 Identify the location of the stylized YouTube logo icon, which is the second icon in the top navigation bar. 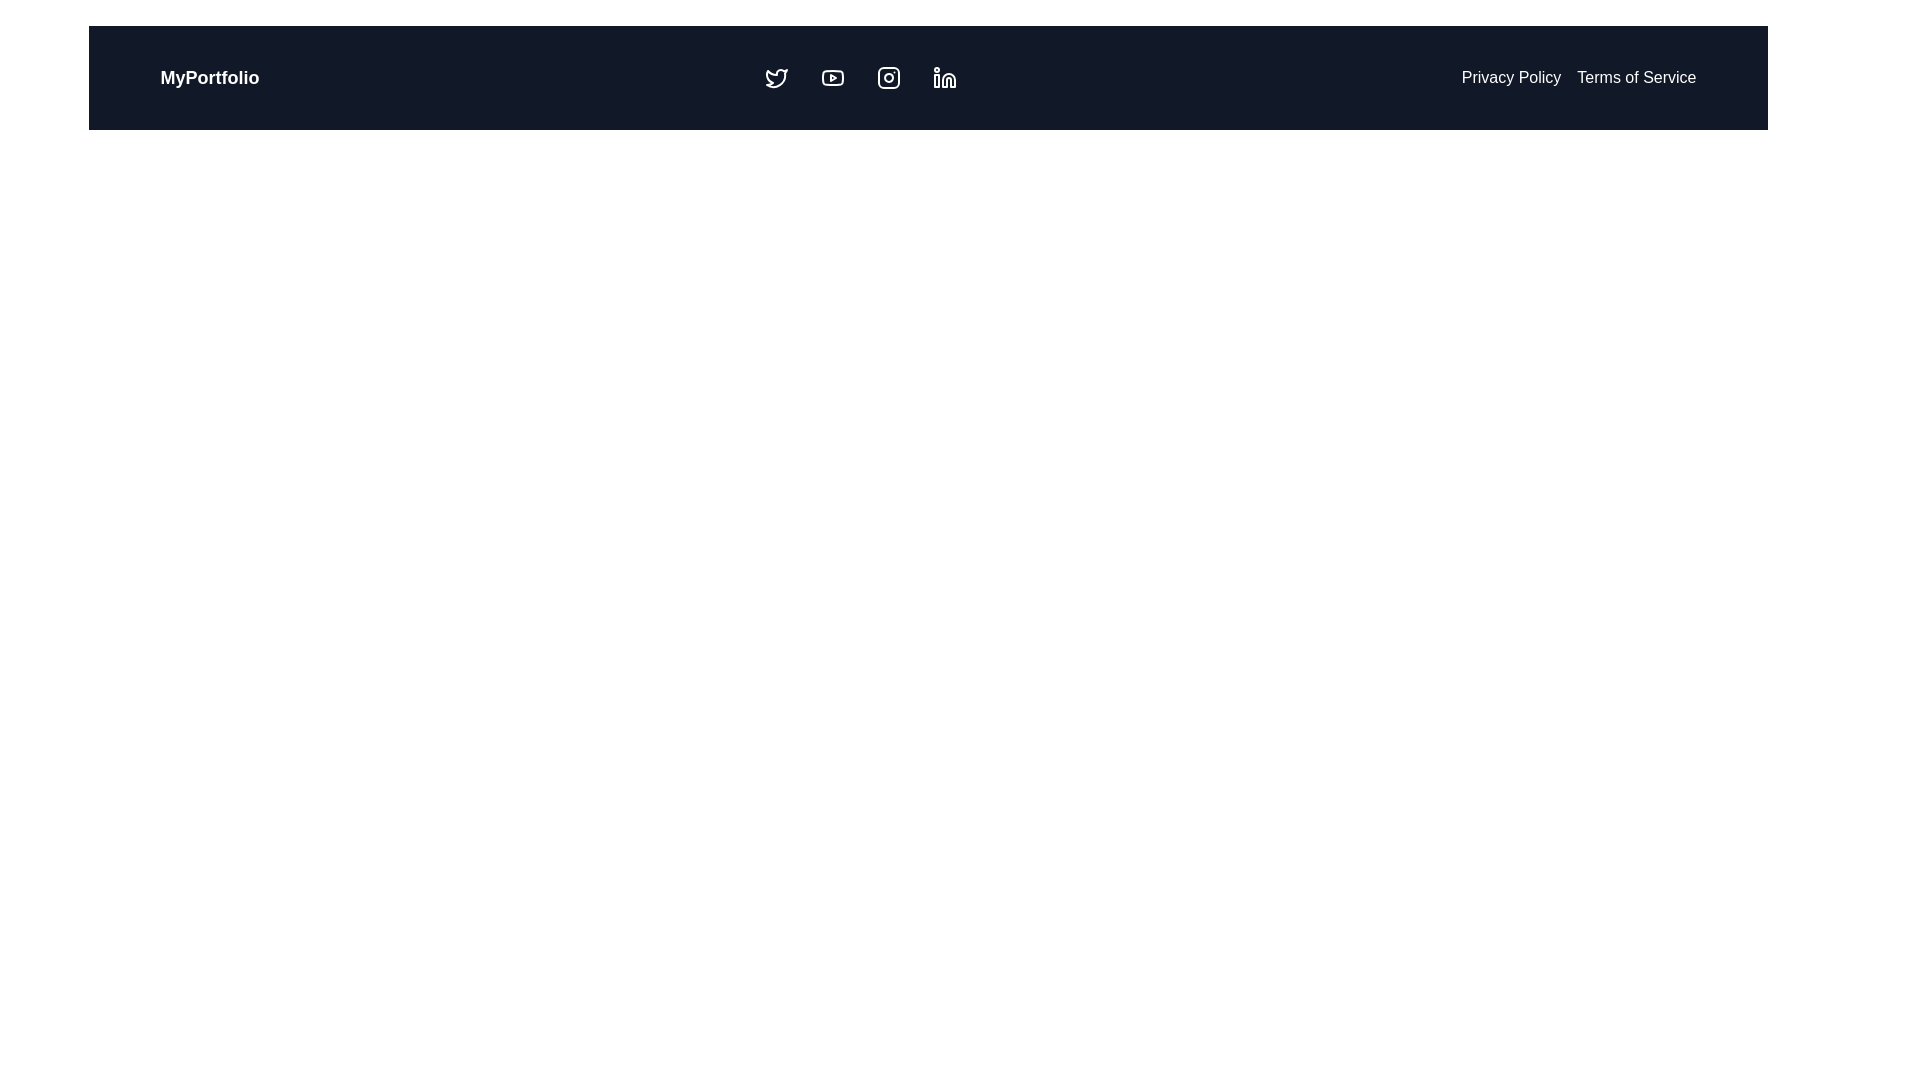
(832, 76).